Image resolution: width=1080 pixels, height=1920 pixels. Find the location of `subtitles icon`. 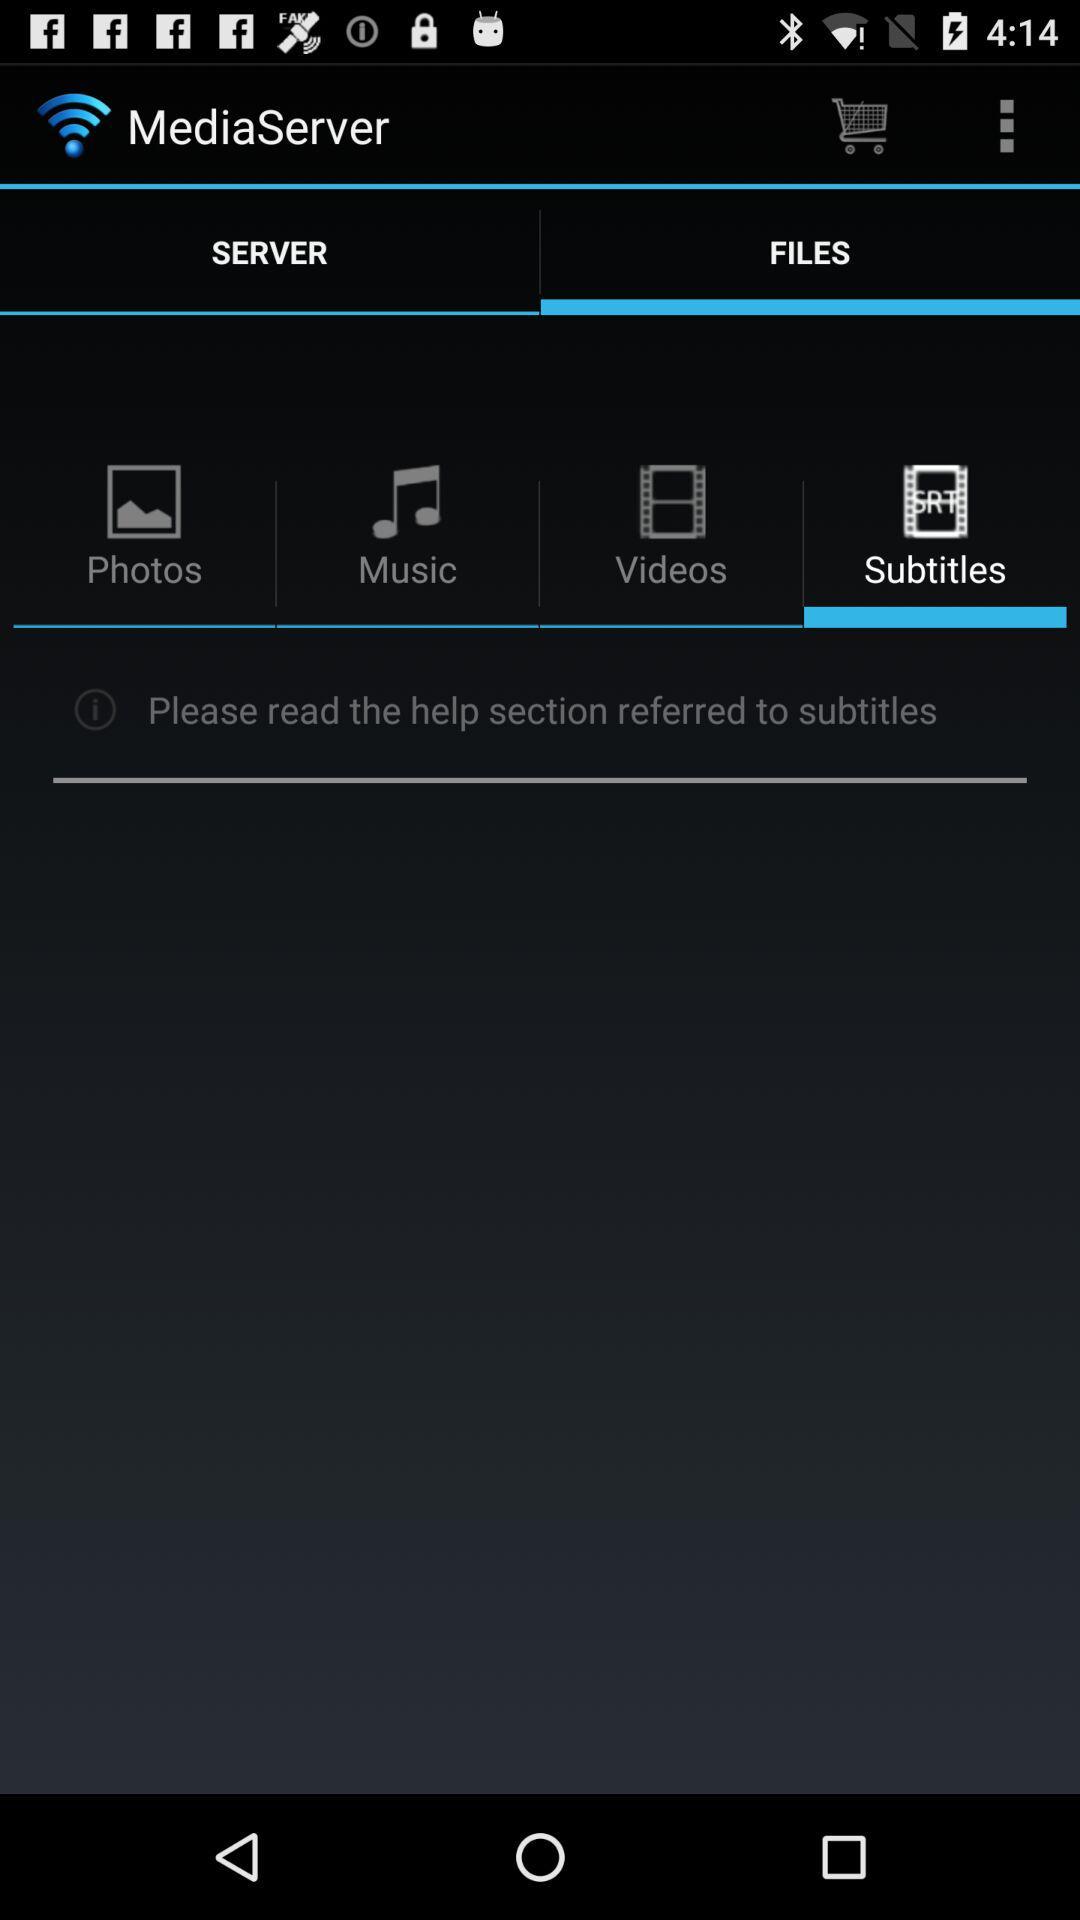

subtitles icon is located at coordinates (934, 502).